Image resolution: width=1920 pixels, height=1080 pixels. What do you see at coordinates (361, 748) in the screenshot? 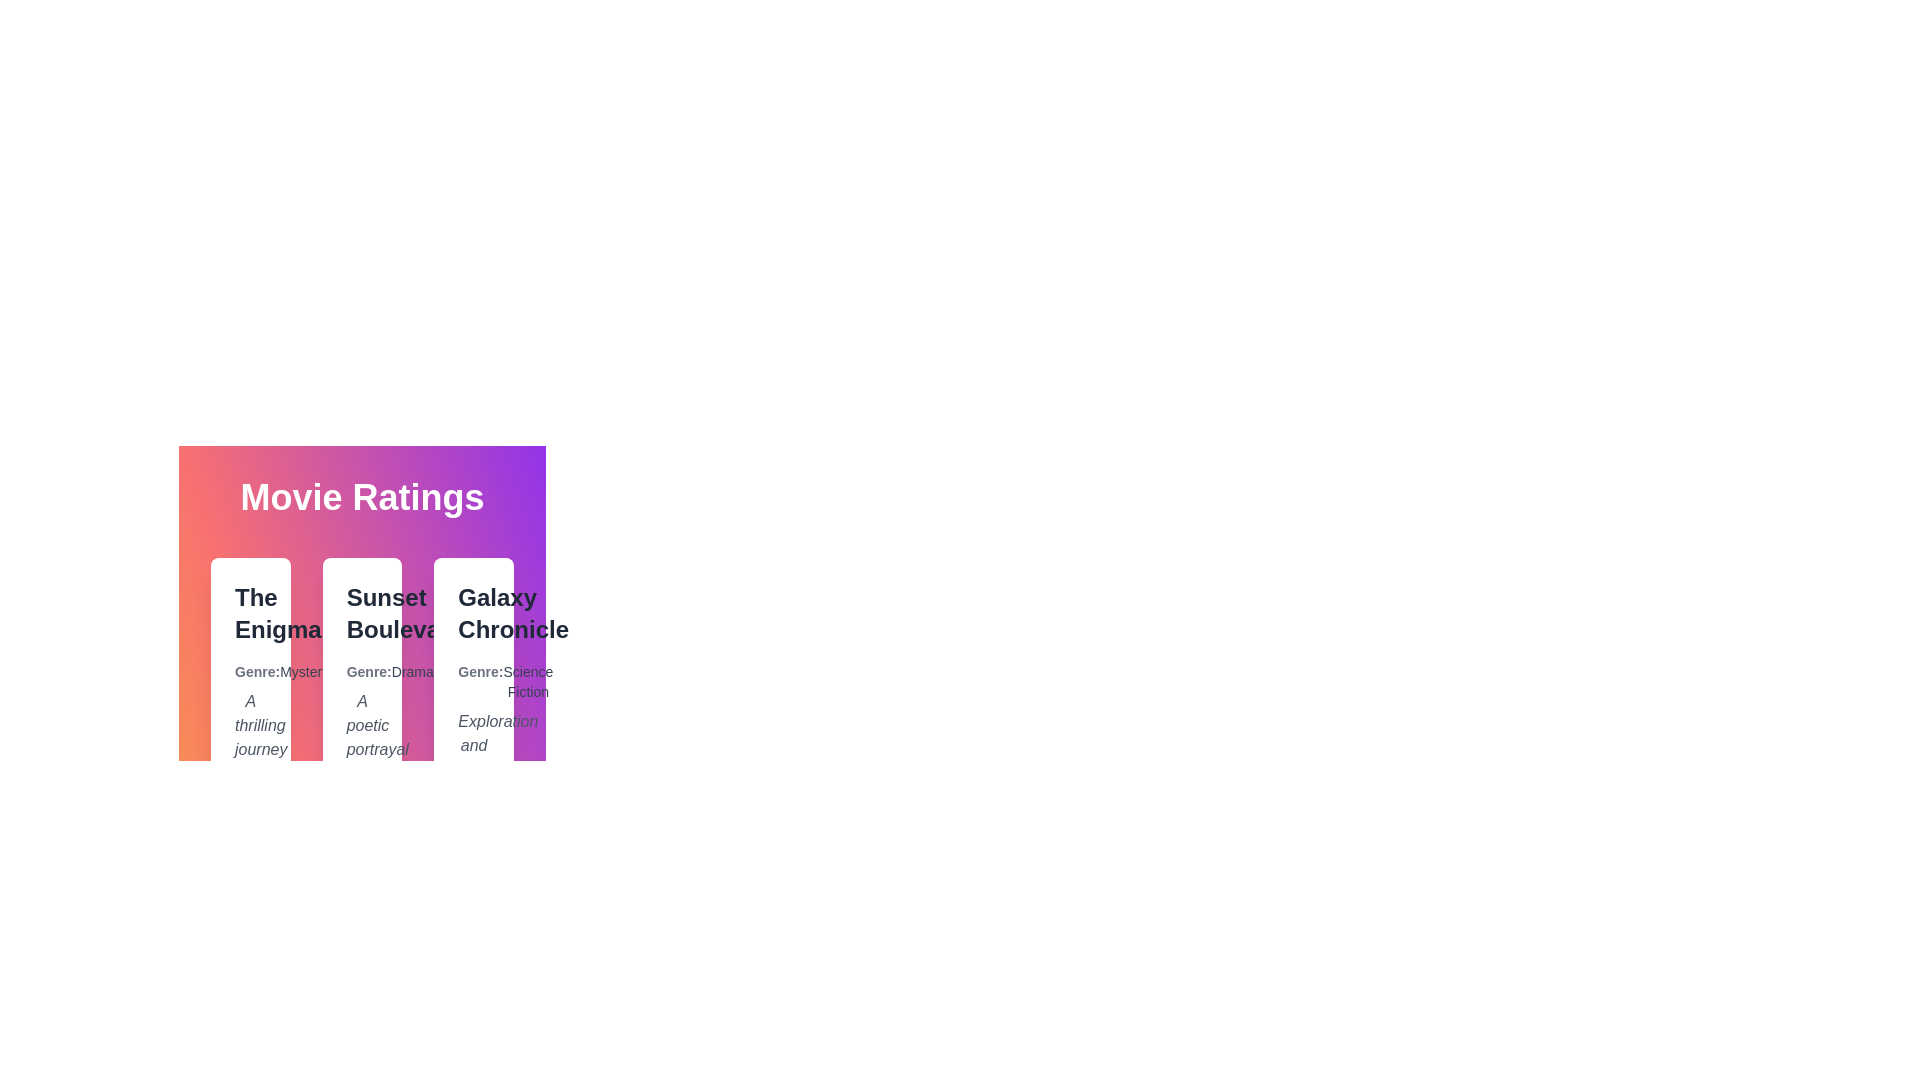
I see `the movie card titled Sunset Boulevard` at bounding box center [361, 748].